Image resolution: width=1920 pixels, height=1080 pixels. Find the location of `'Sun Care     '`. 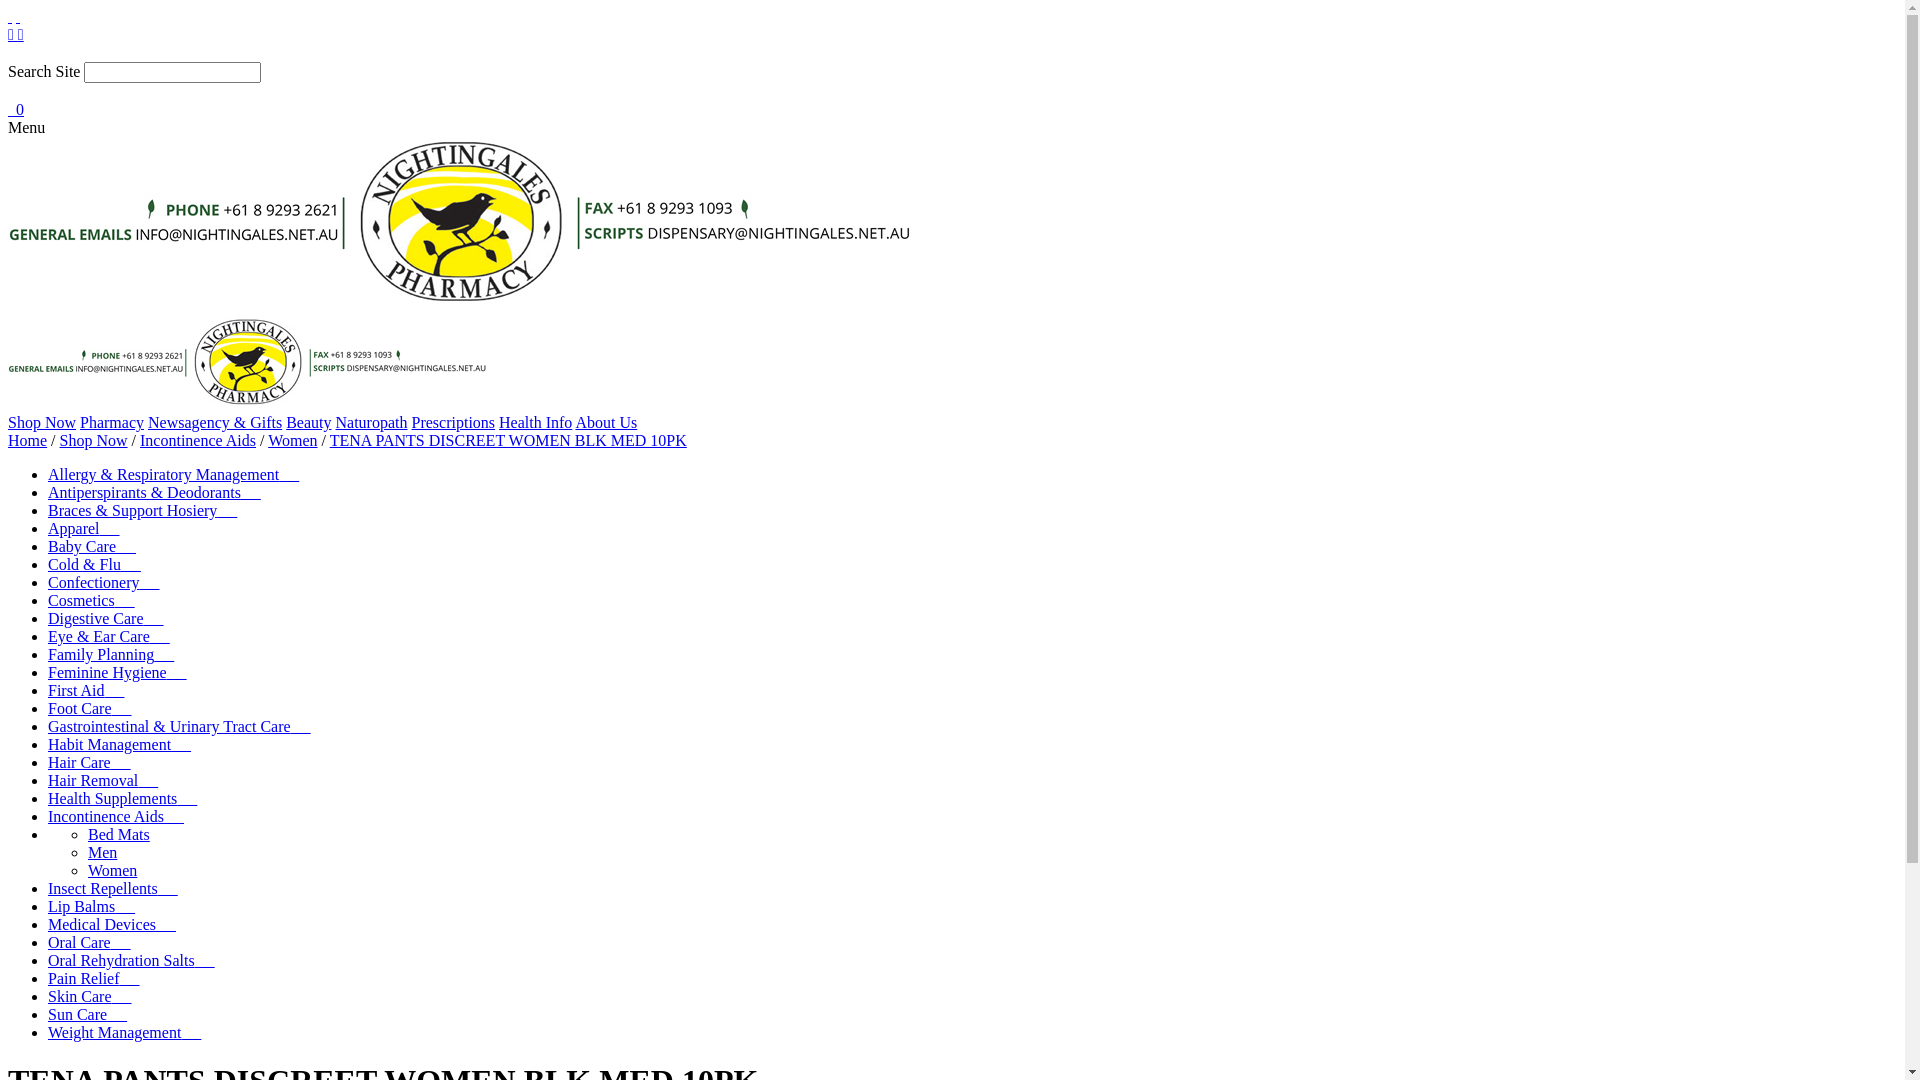

'Sun Care     ' is located at coordinates (86, 1014).